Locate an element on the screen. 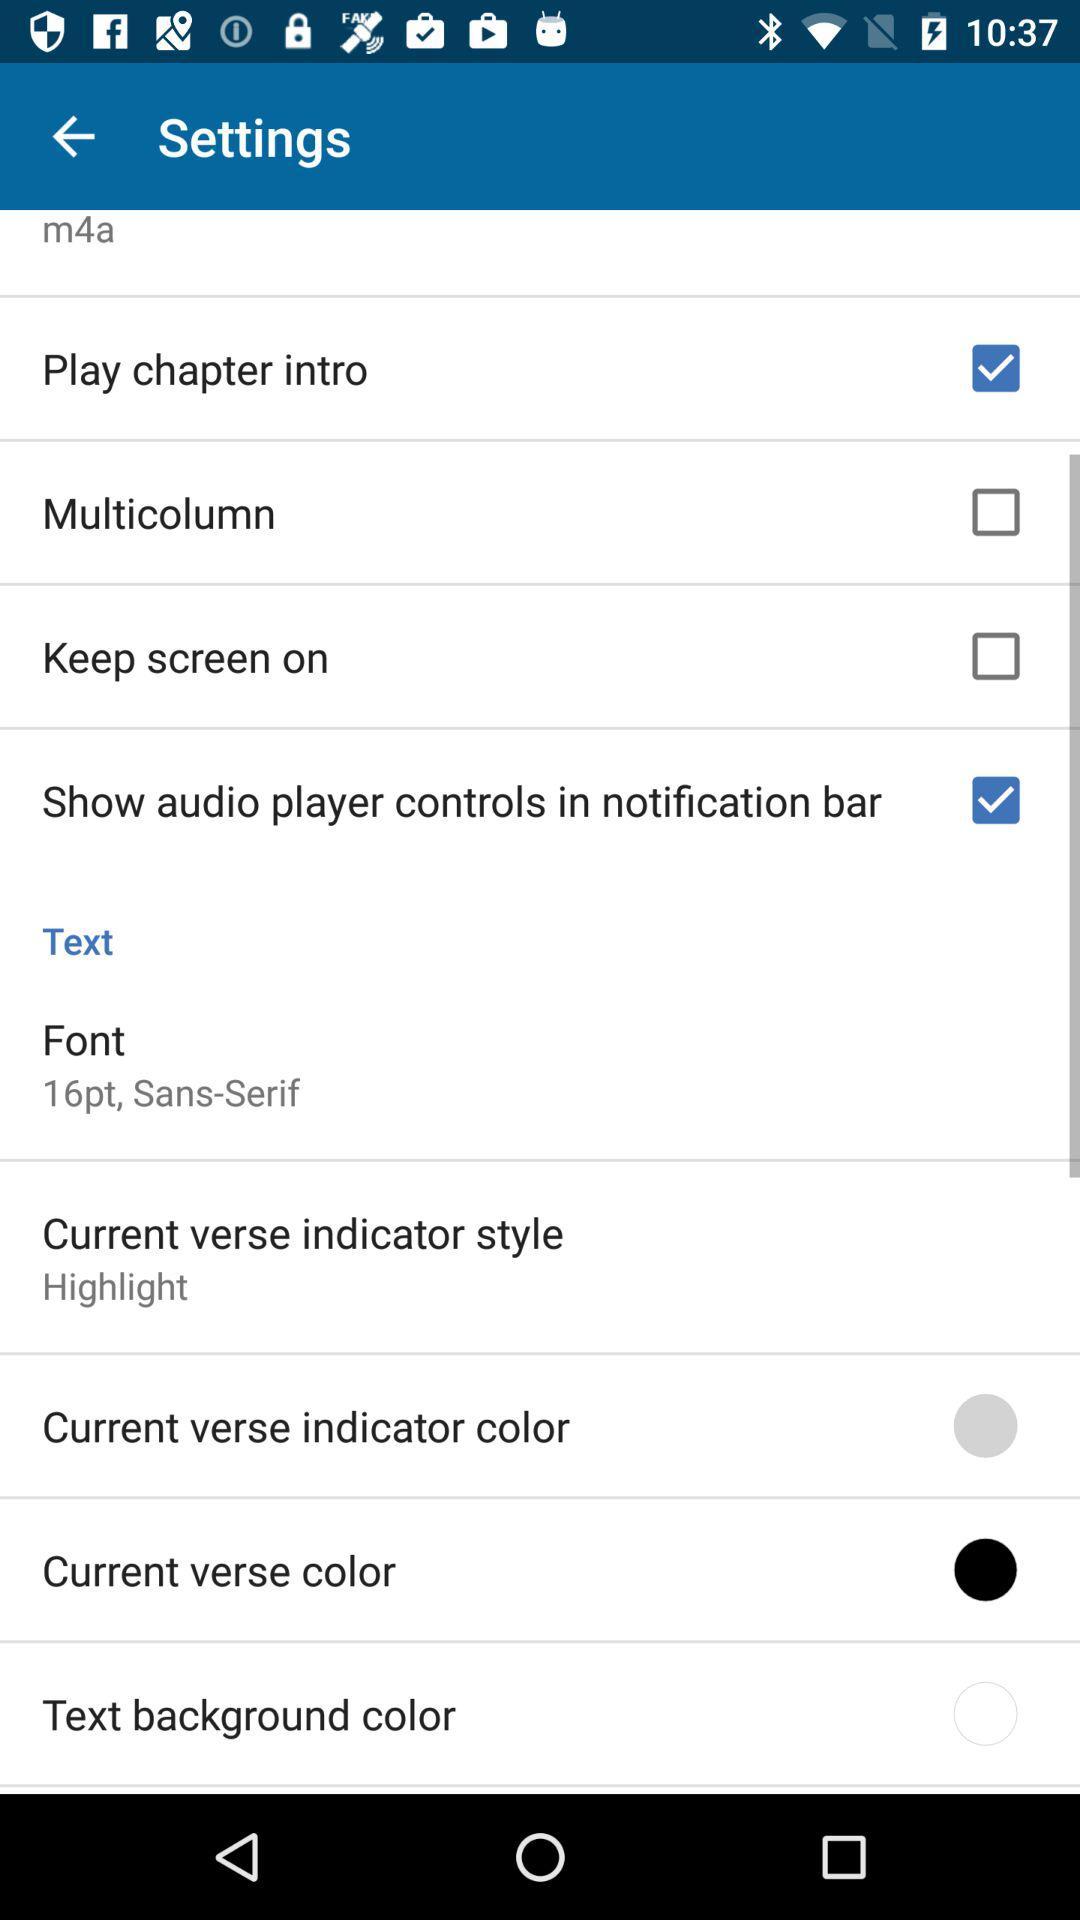 This screenshot has height=1920, width=1080. icon above the multicolumn item is located at coordinates (205, 362).